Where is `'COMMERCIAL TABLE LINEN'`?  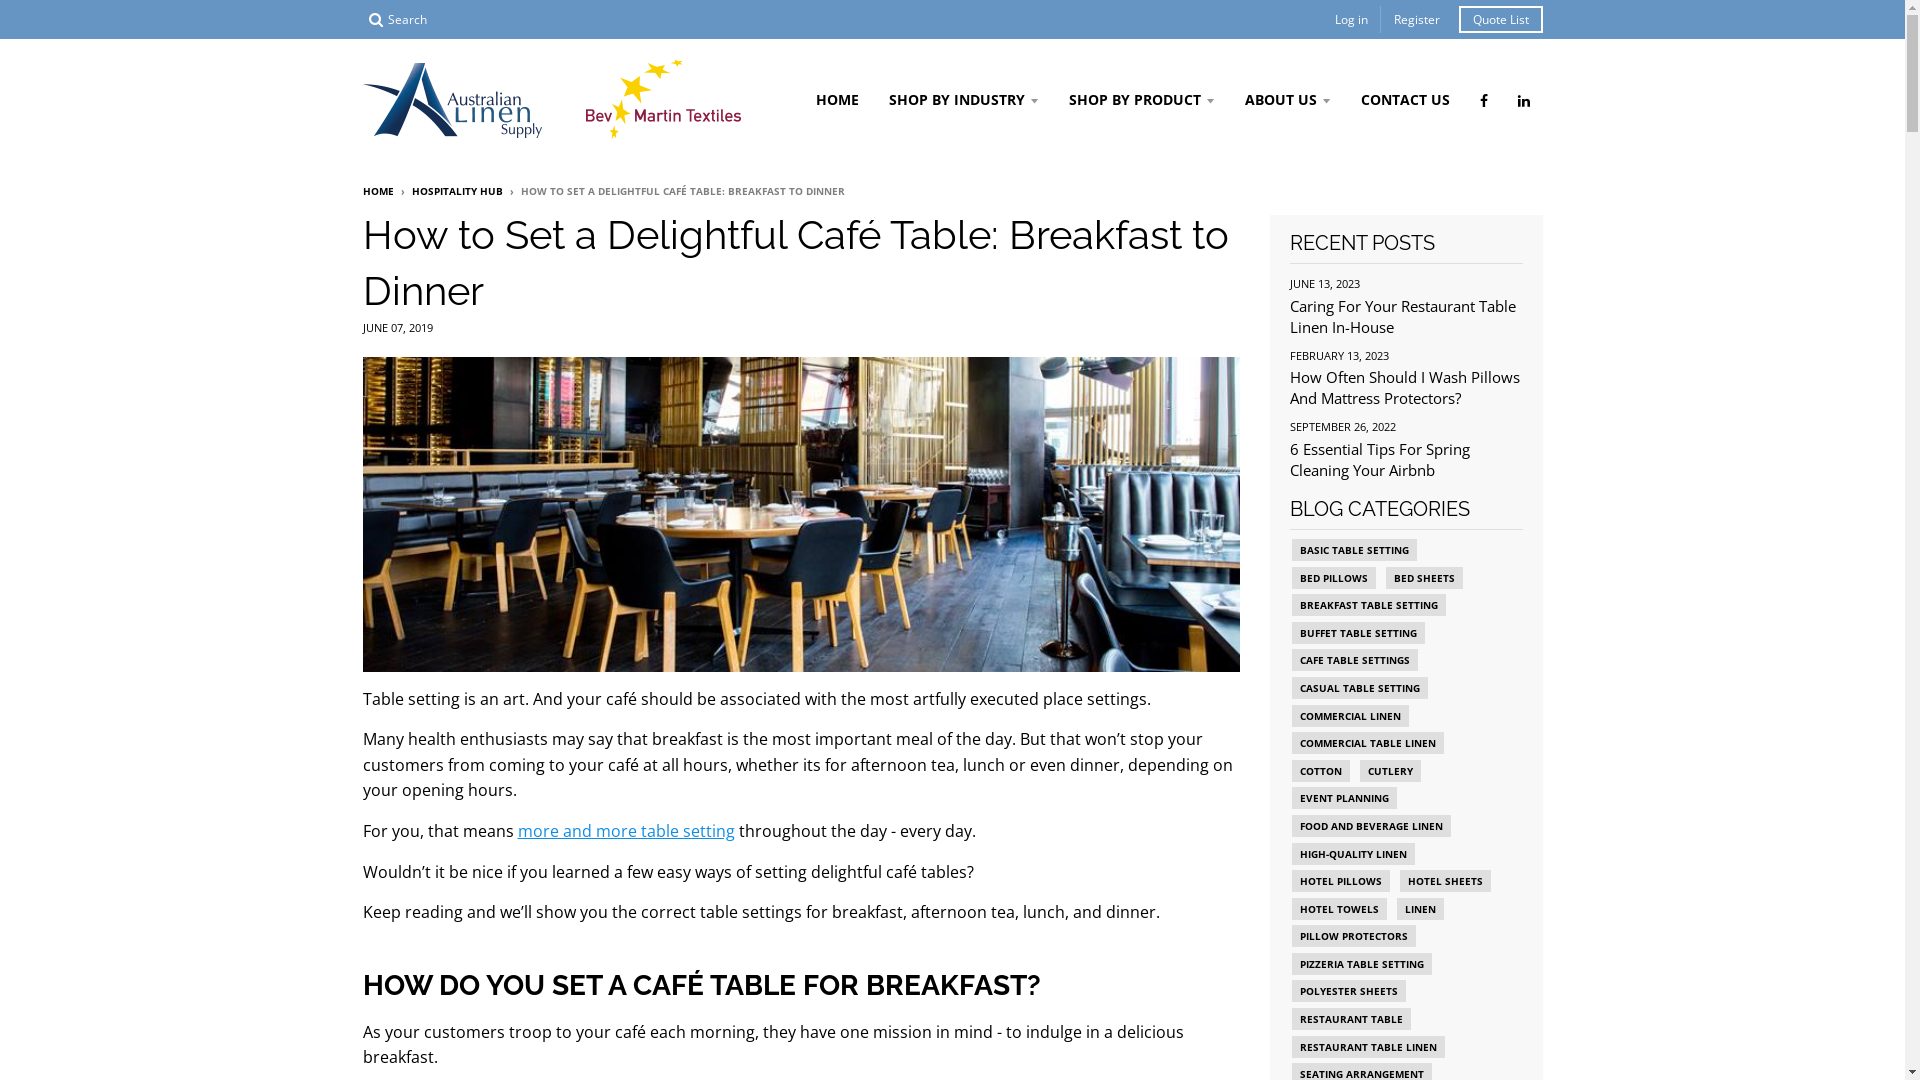 'COMMERCIAL TABLE LINEN' is located at coordinates (1367, 743).